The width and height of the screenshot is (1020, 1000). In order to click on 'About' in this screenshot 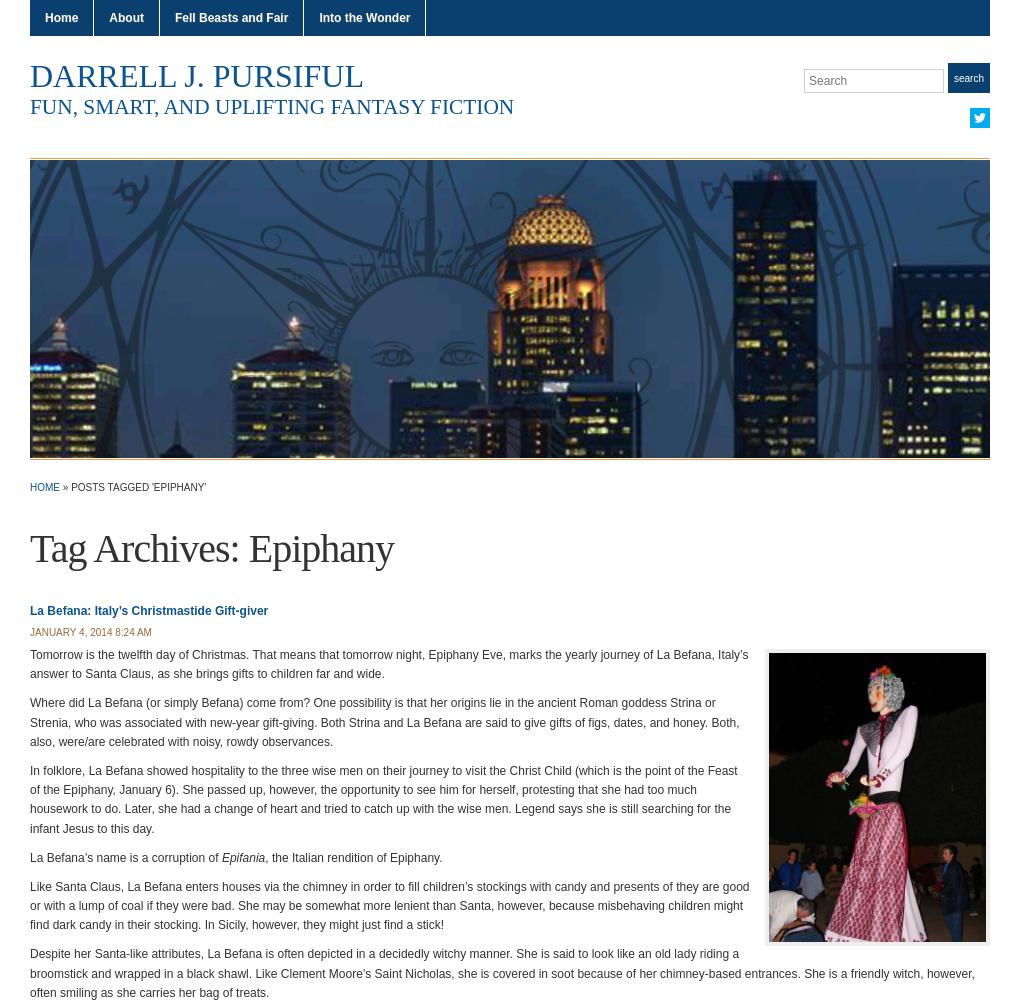, I will do `click(125, 18)`.